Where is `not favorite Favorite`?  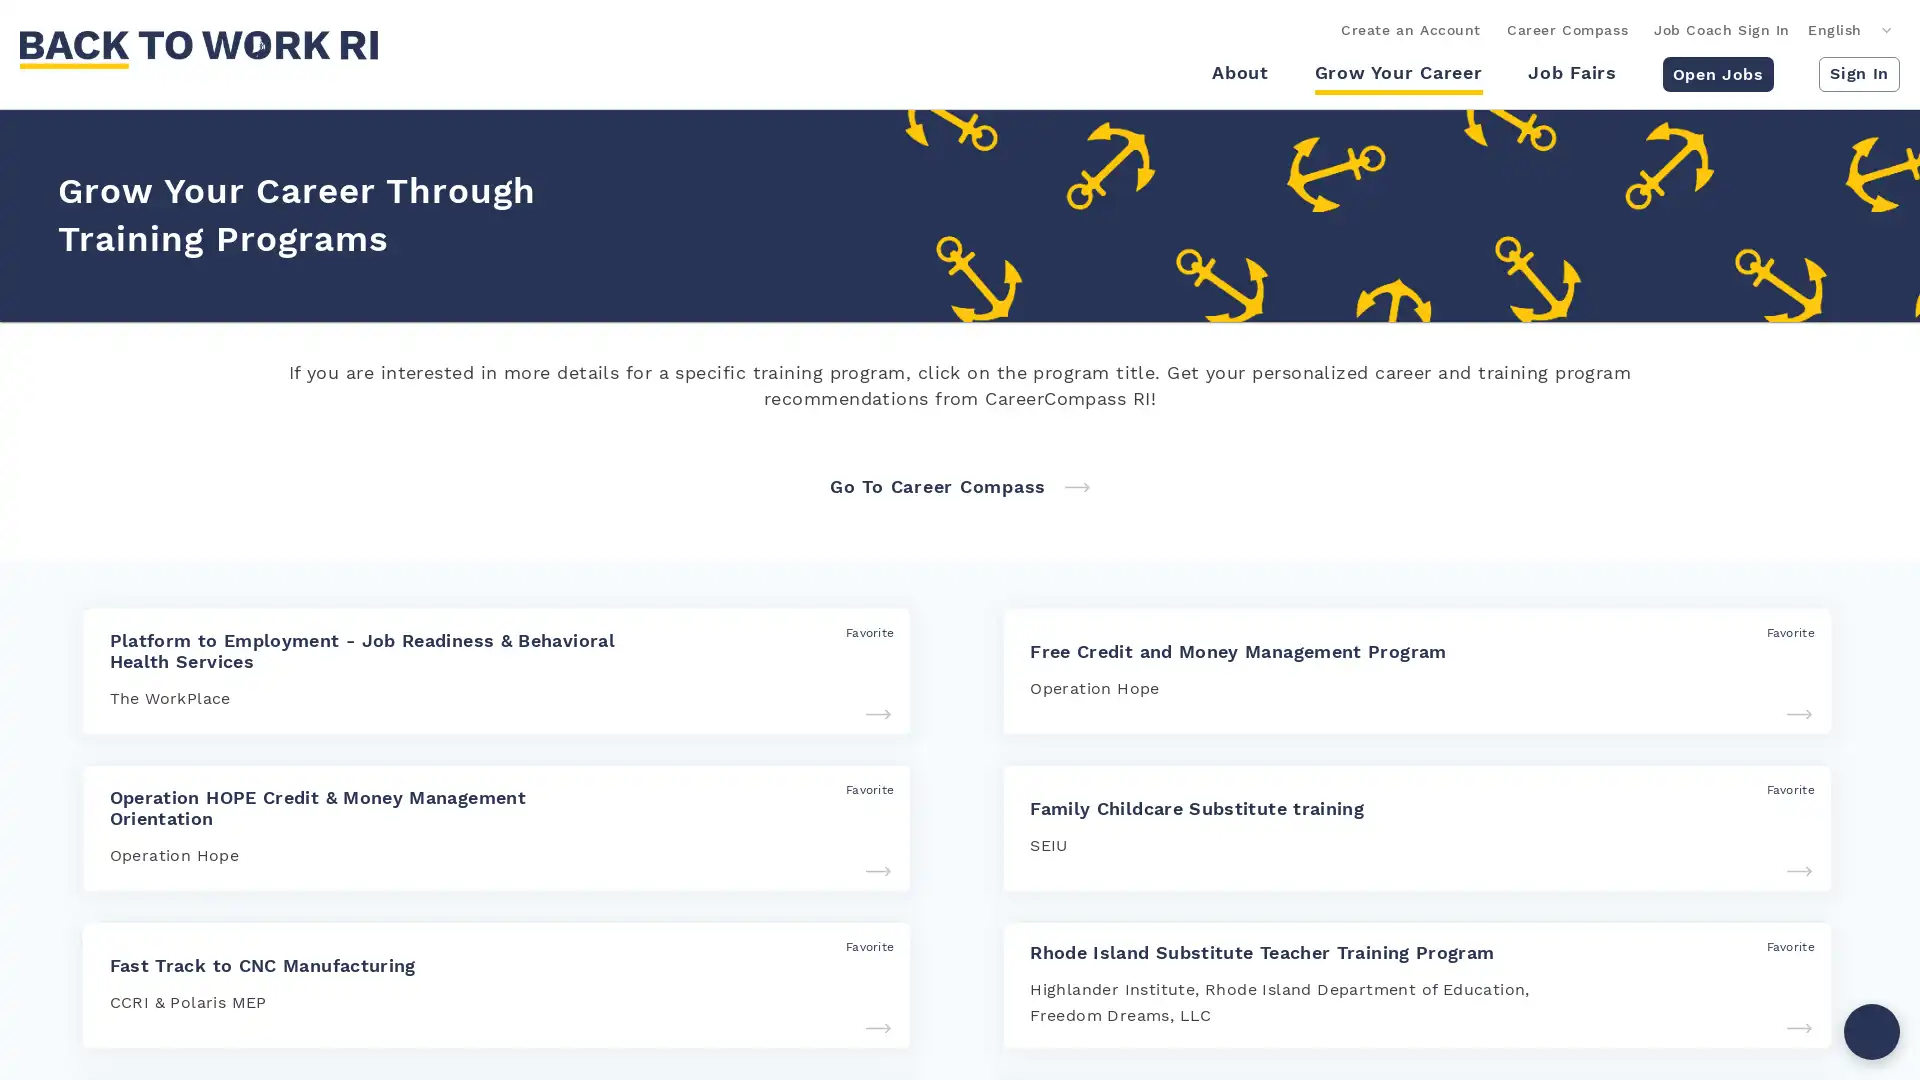
not favorite Favorite is located at coordinates (858, 788).